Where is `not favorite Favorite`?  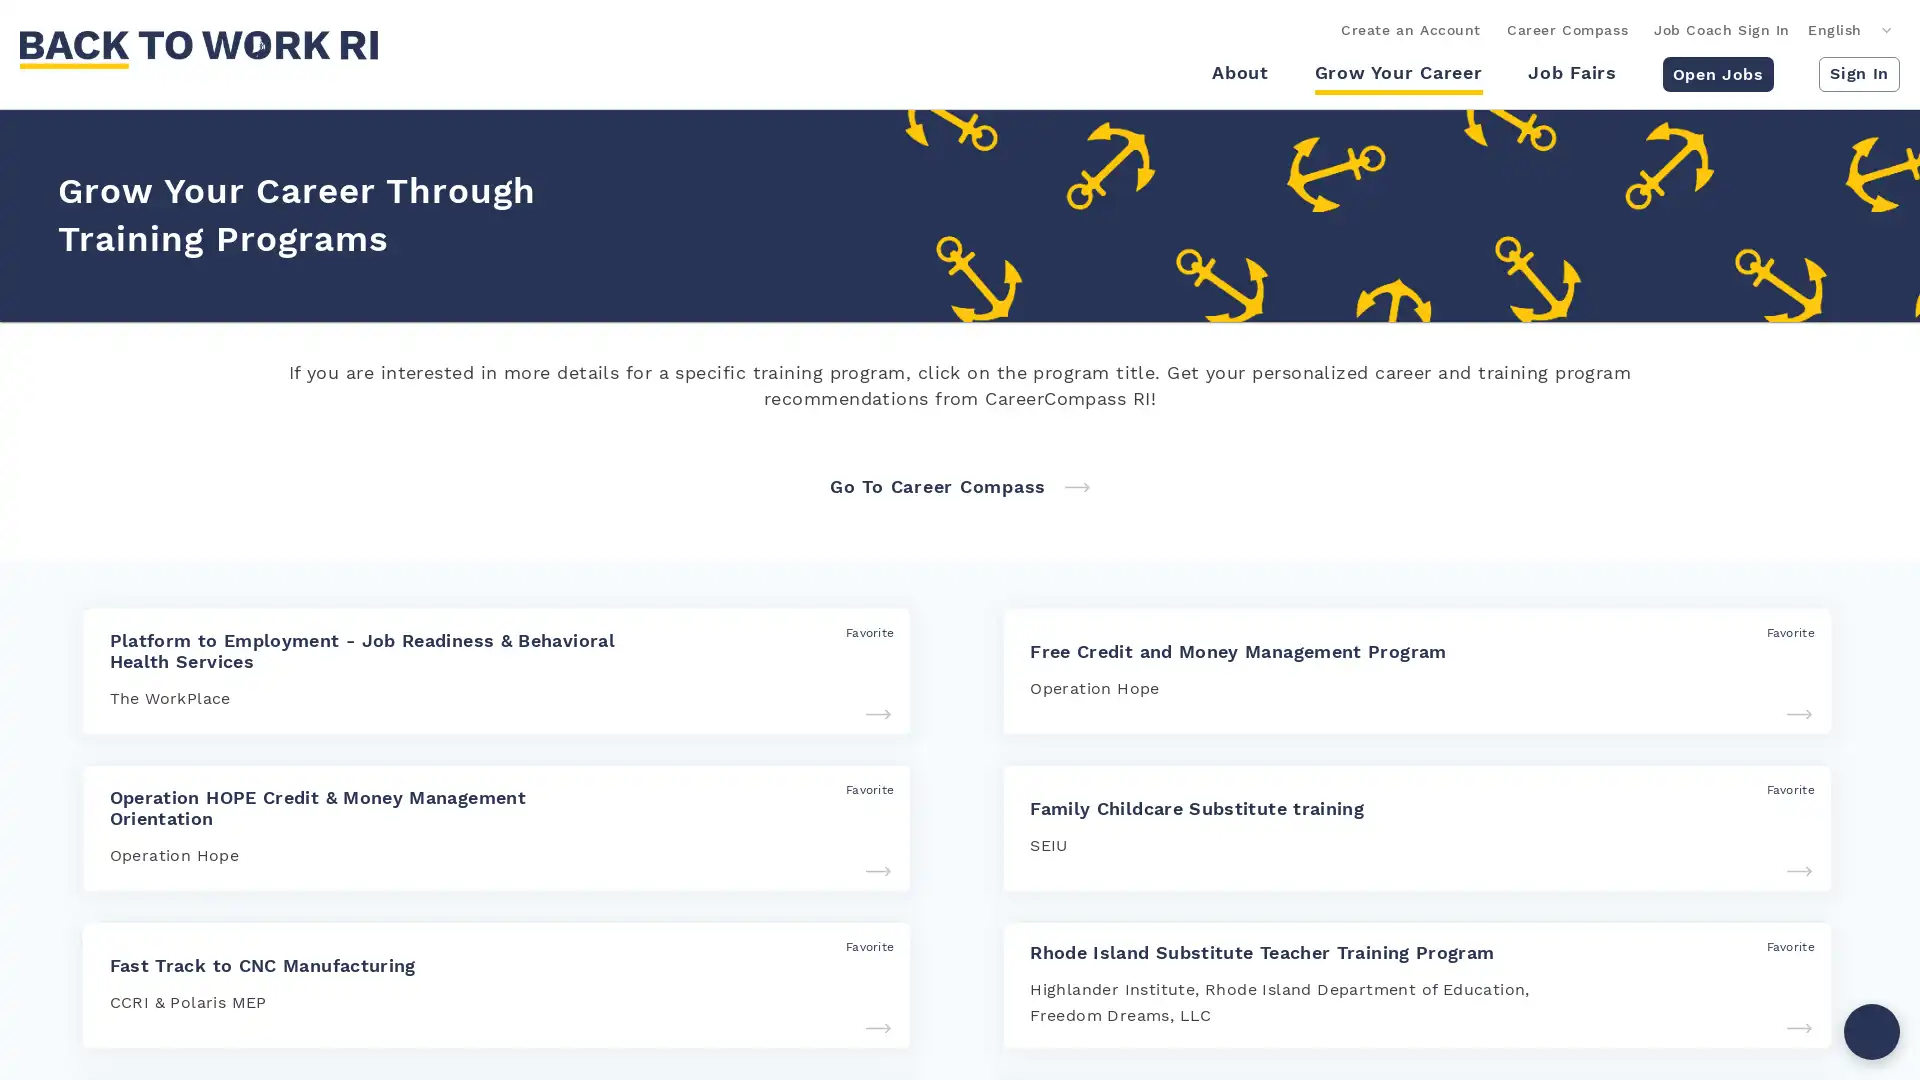
not favorite Favorite is located at coordinates (858, 788).